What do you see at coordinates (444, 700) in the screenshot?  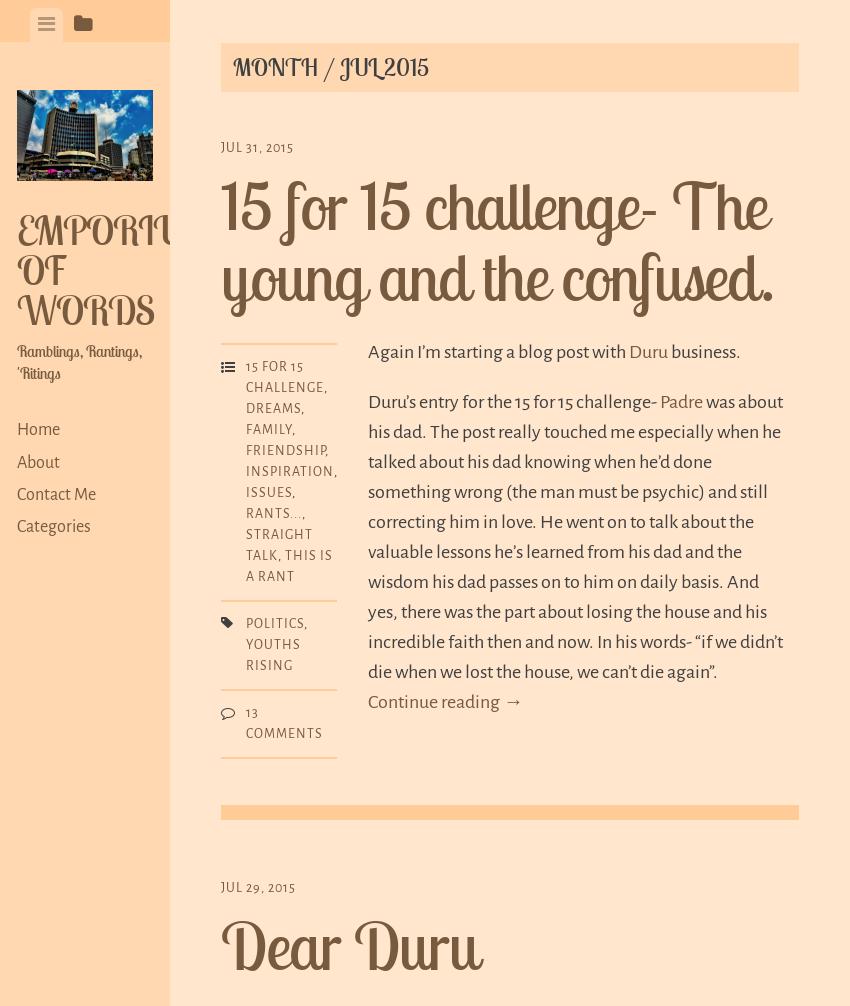 I see `'Continue reading →'` at bounding box center [444, 700].